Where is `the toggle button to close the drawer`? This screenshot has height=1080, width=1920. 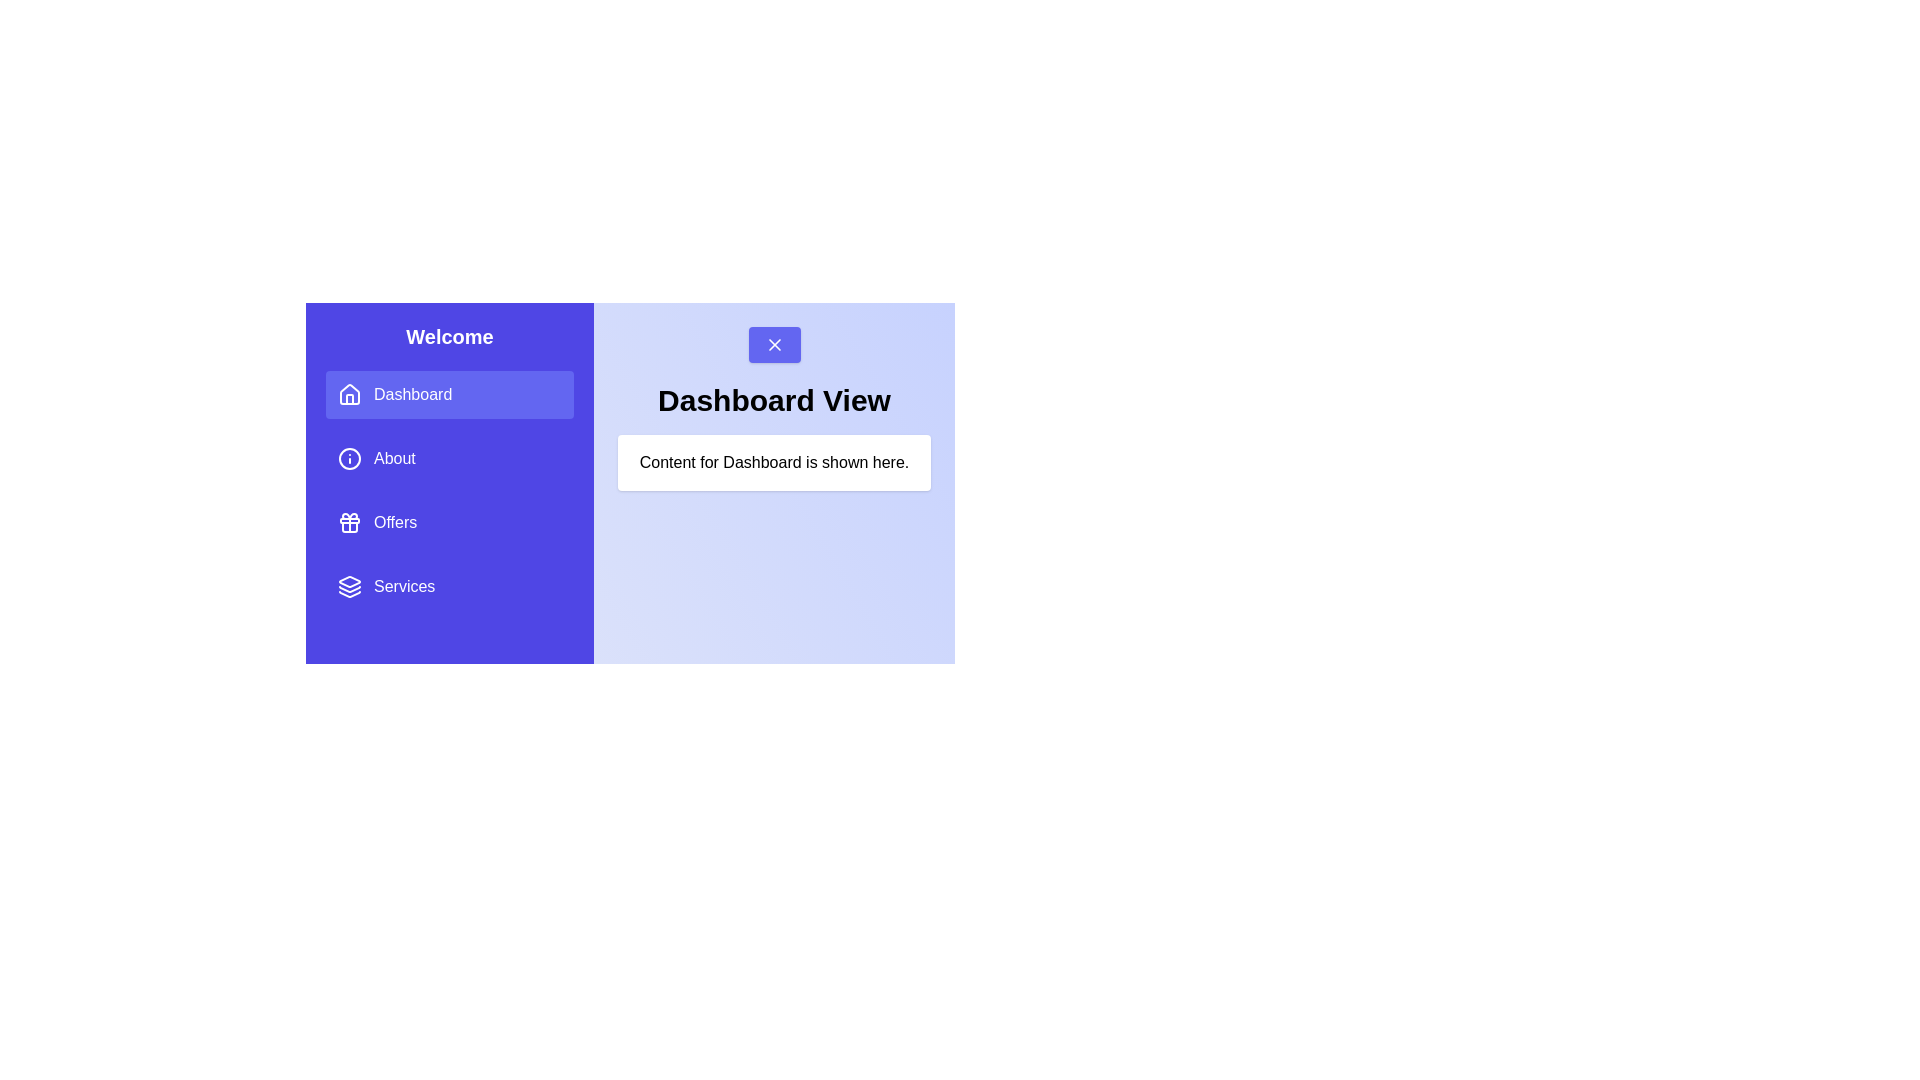
the toggle button to close the drawer is located at coordinates (773, 343).